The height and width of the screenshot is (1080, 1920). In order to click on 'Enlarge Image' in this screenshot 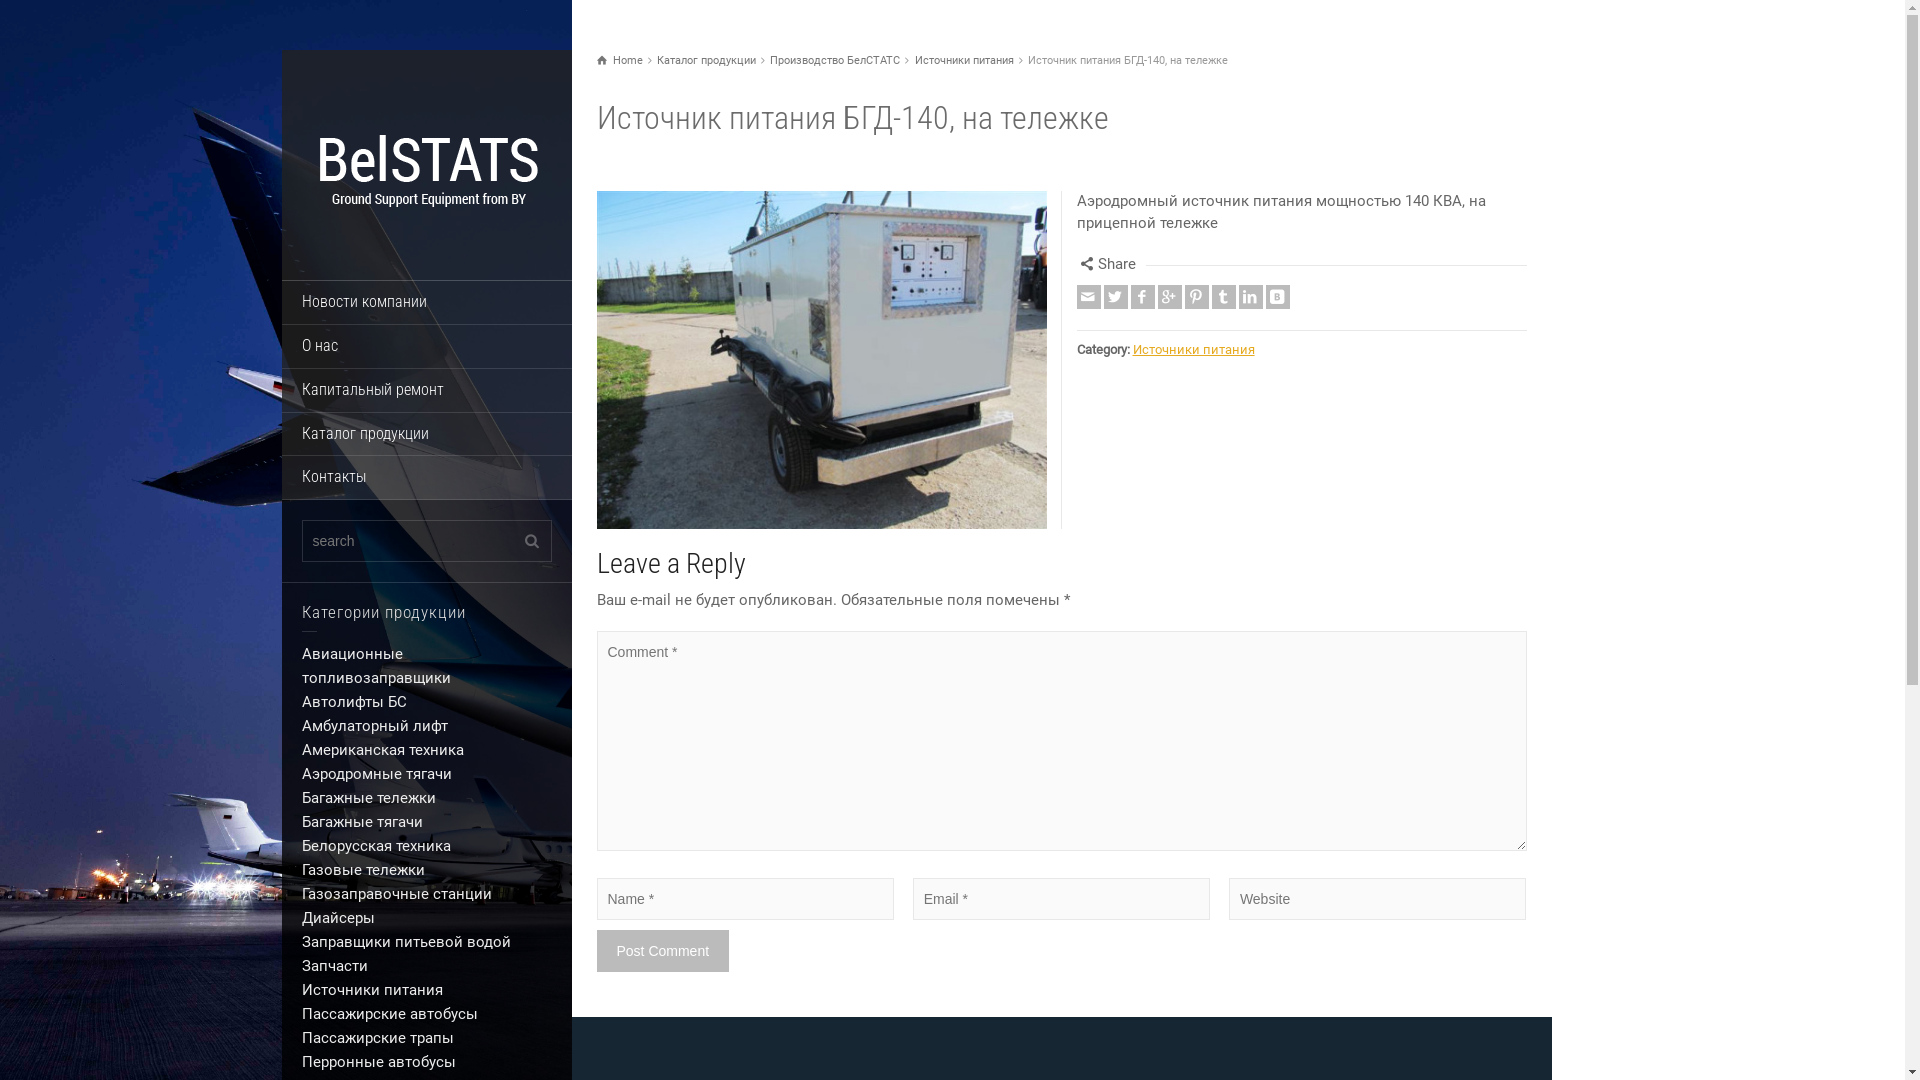, I will do `click(370, 358)`.